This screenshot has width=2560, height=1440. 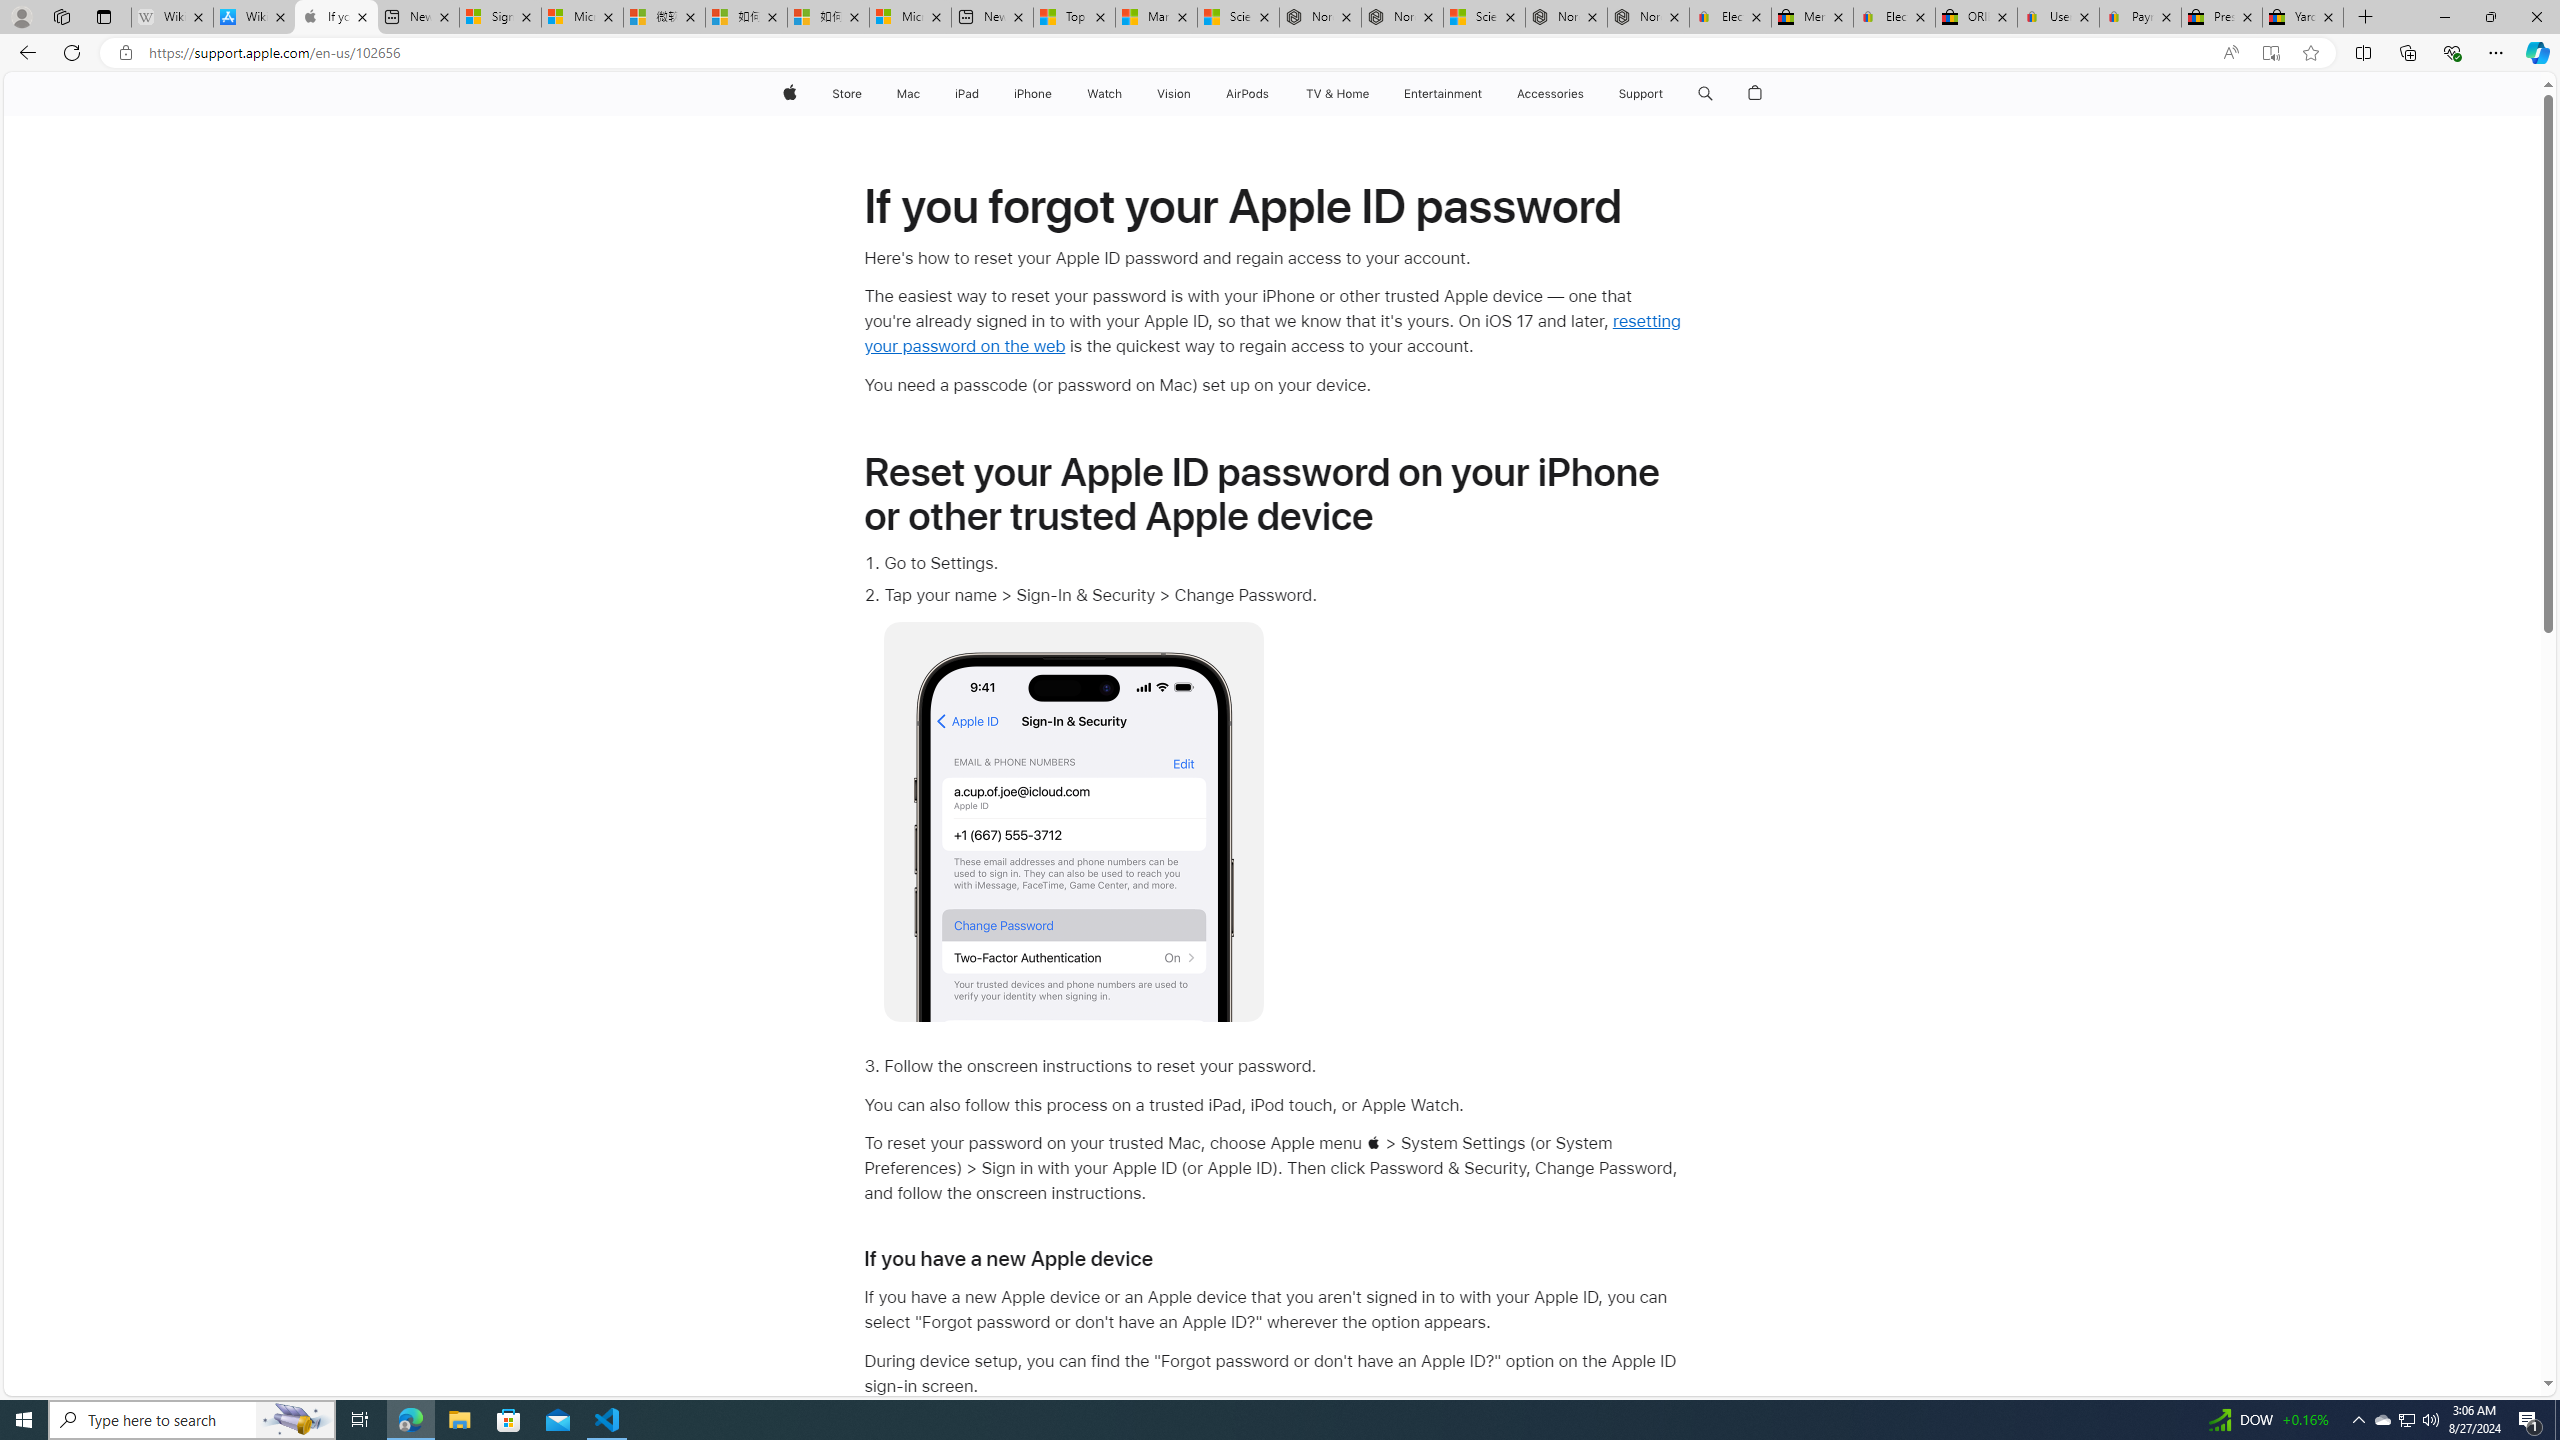 What do you see at coordinates (1549, 93) in the screenshot?
I see `'Accessories'` at bounding box center [1549, 93].